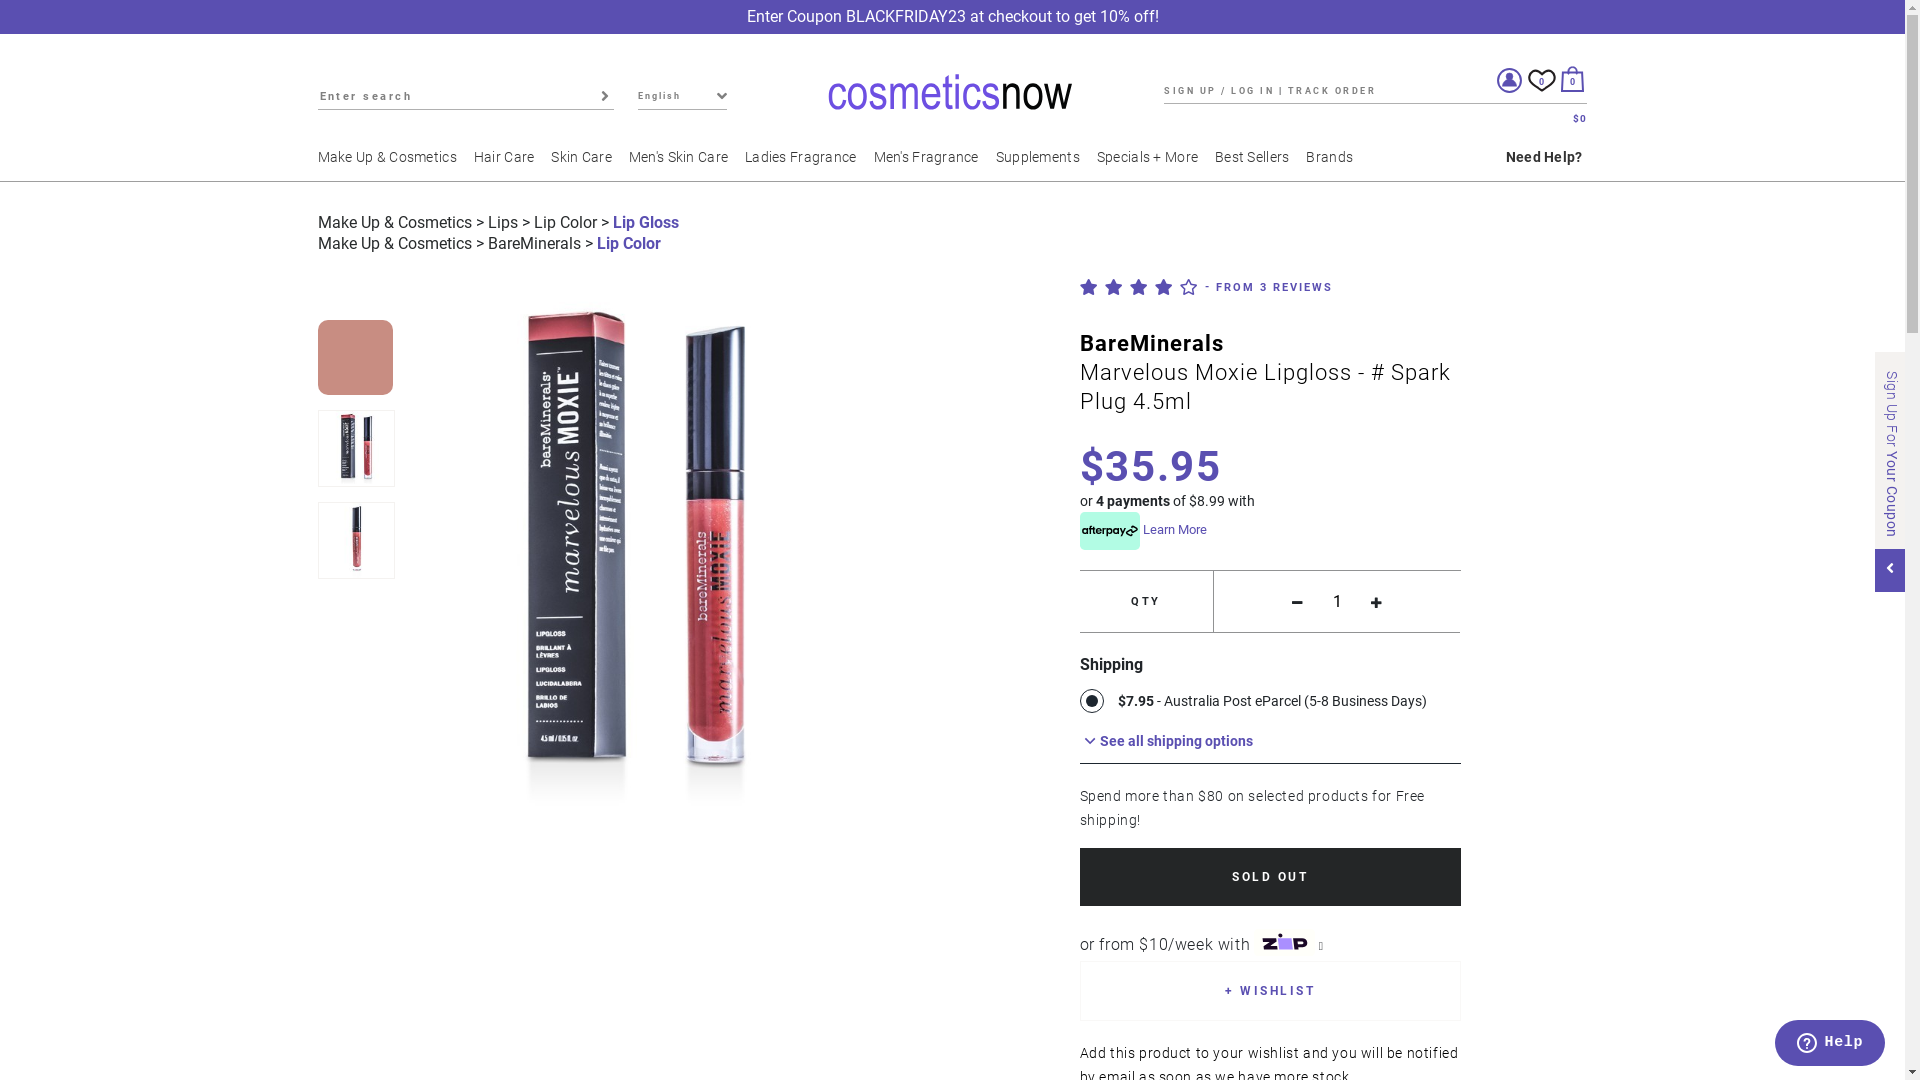 This screenshot has height=1080, width=1920. I want to click on 'Skin Care', so click(586, 164).